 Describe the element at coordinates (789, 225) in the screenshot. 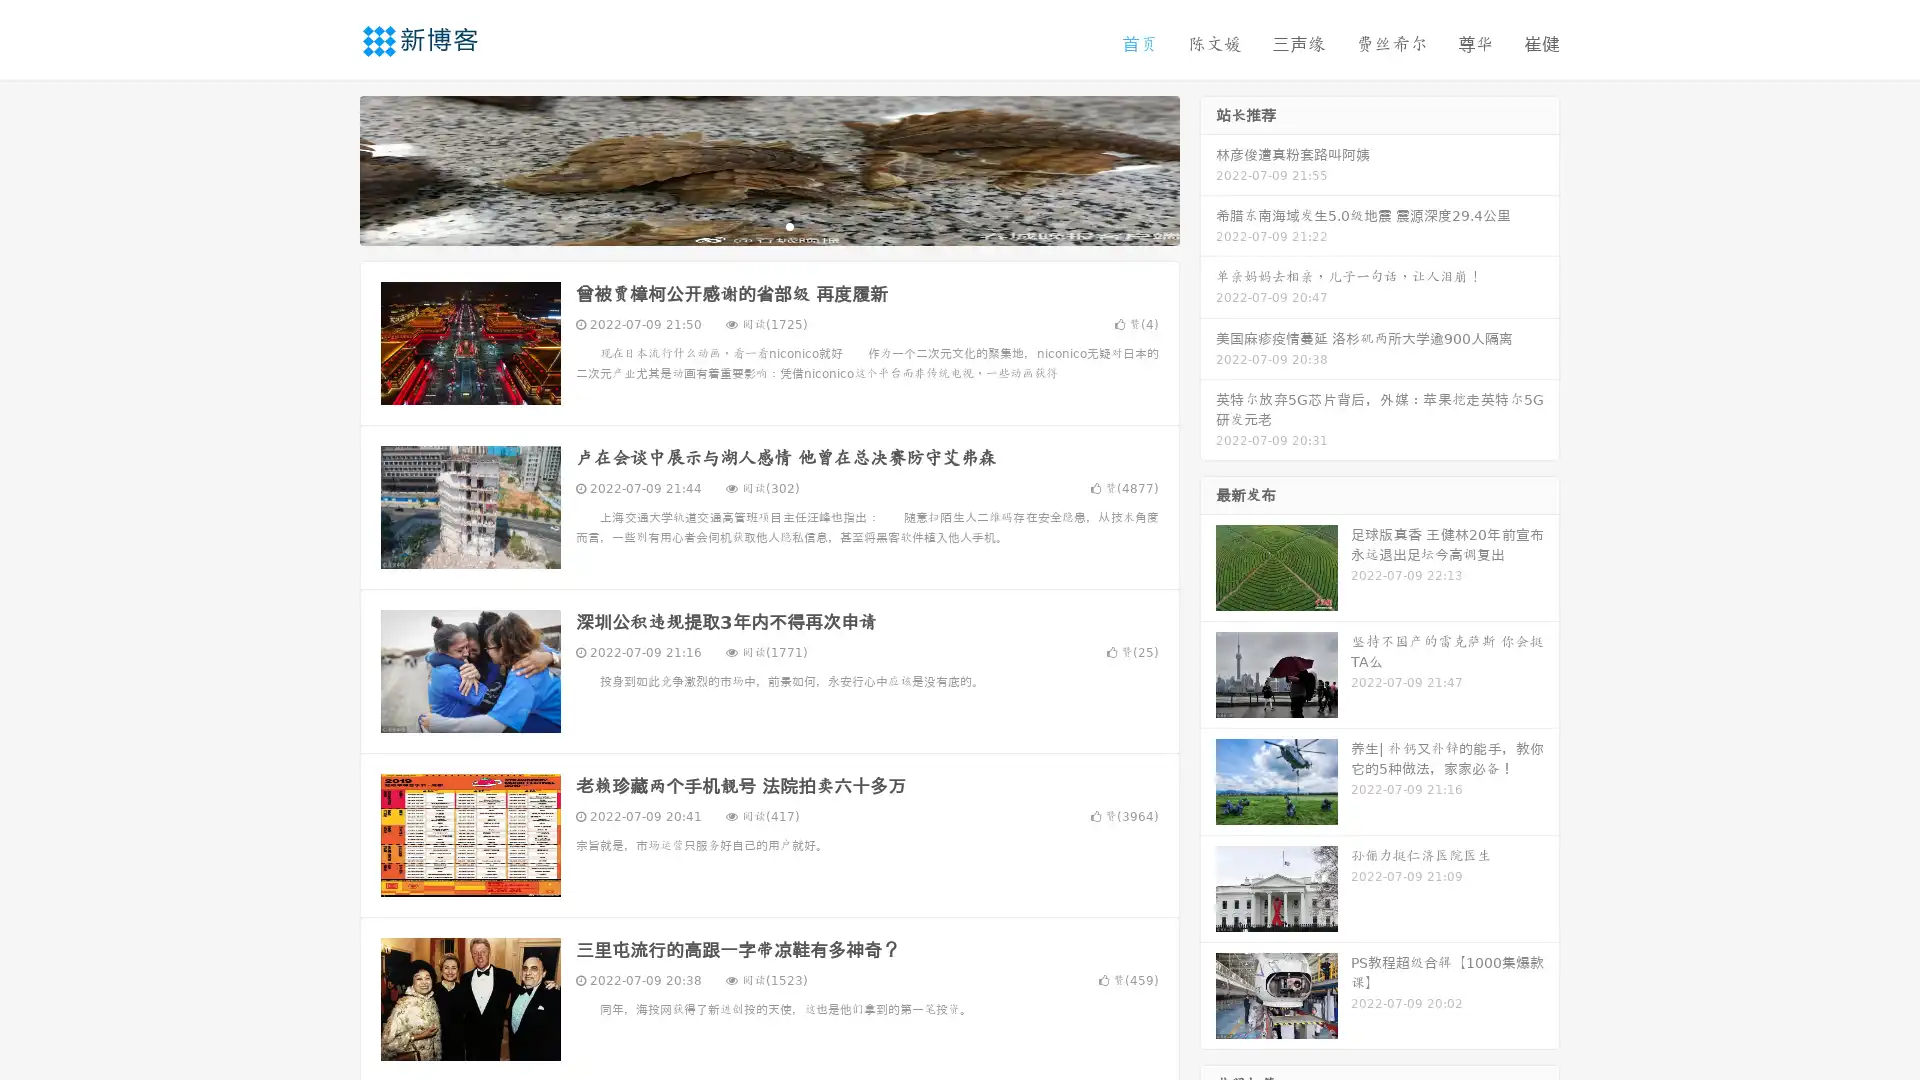

I see `Go to slide 3` at that location.